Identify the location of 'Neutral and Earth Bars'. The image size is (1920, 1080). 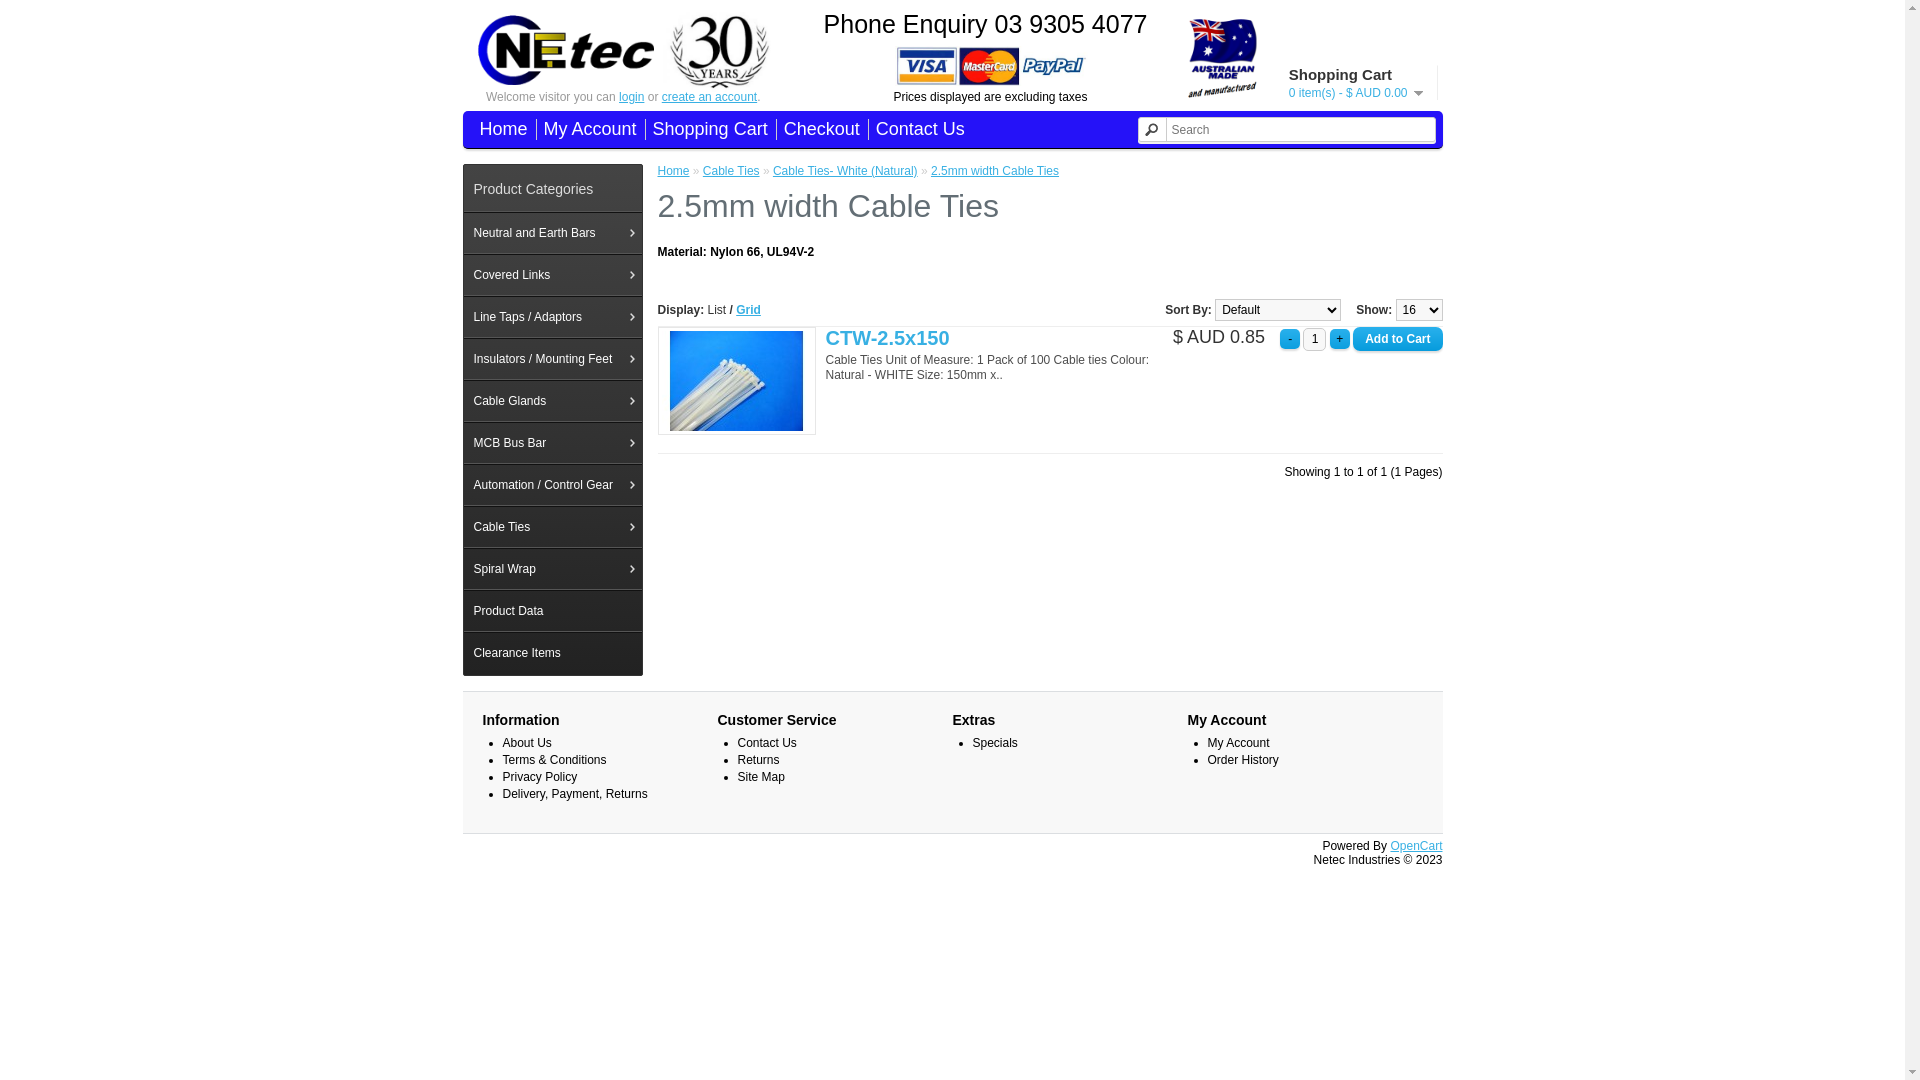
(552, 231).